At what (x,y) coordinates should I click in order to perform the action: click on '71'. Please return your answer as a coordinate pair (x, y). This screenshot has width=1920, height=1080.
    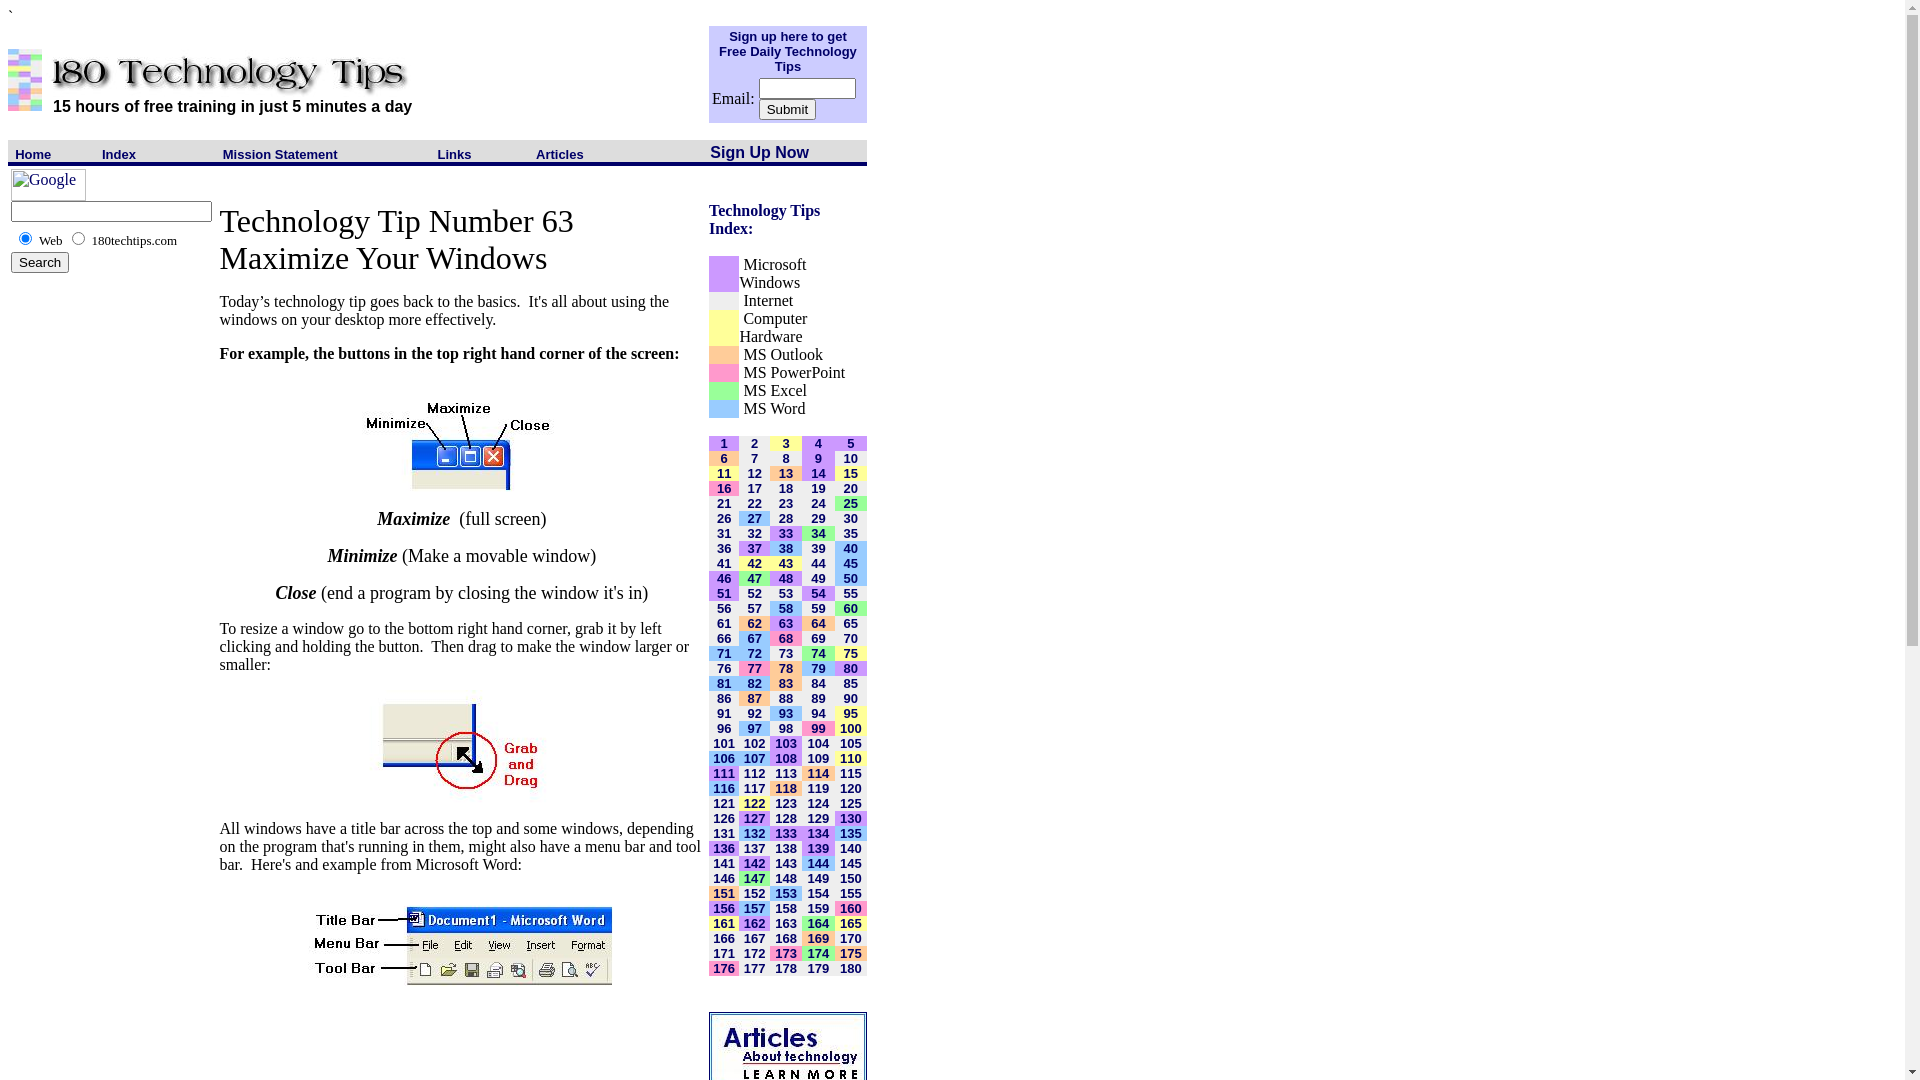
    Looking at the image, I should click on (723, 653).